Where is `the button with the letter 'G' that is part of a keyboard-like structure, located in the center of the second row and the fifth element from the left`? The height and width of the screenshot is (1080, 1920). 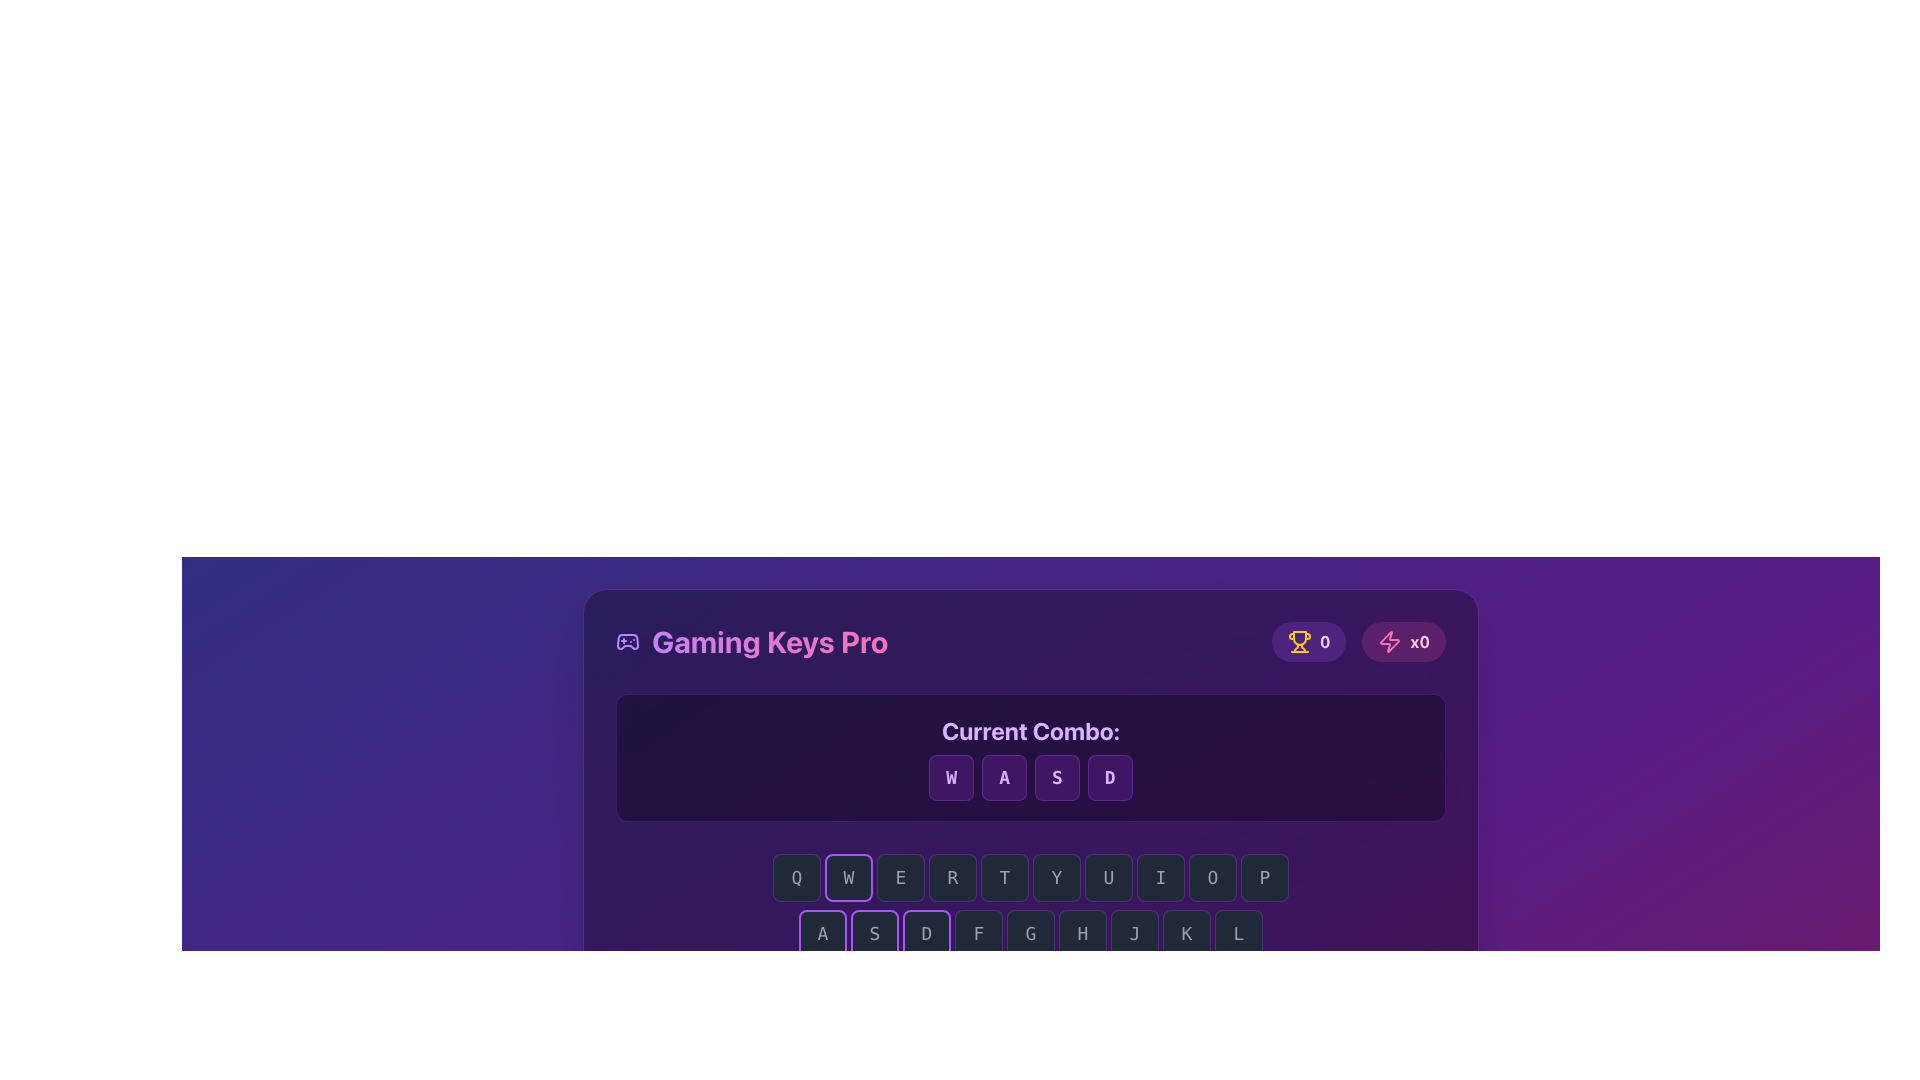
the button with the letter 'G' that is part of a keyboard-like structure, located in the center of the second row and the fifth element from the left is located at coordinates (1031, 933).